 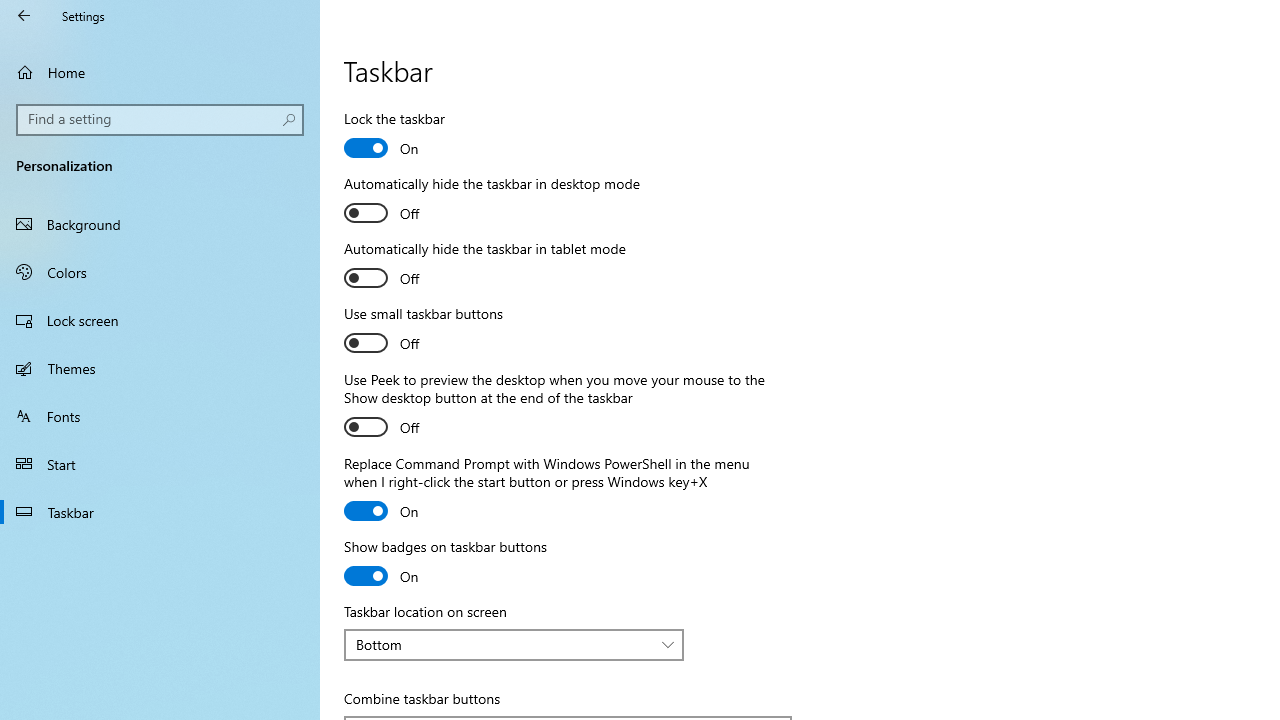 I want to click on 'Lock screen', so click(x=160, y=319).